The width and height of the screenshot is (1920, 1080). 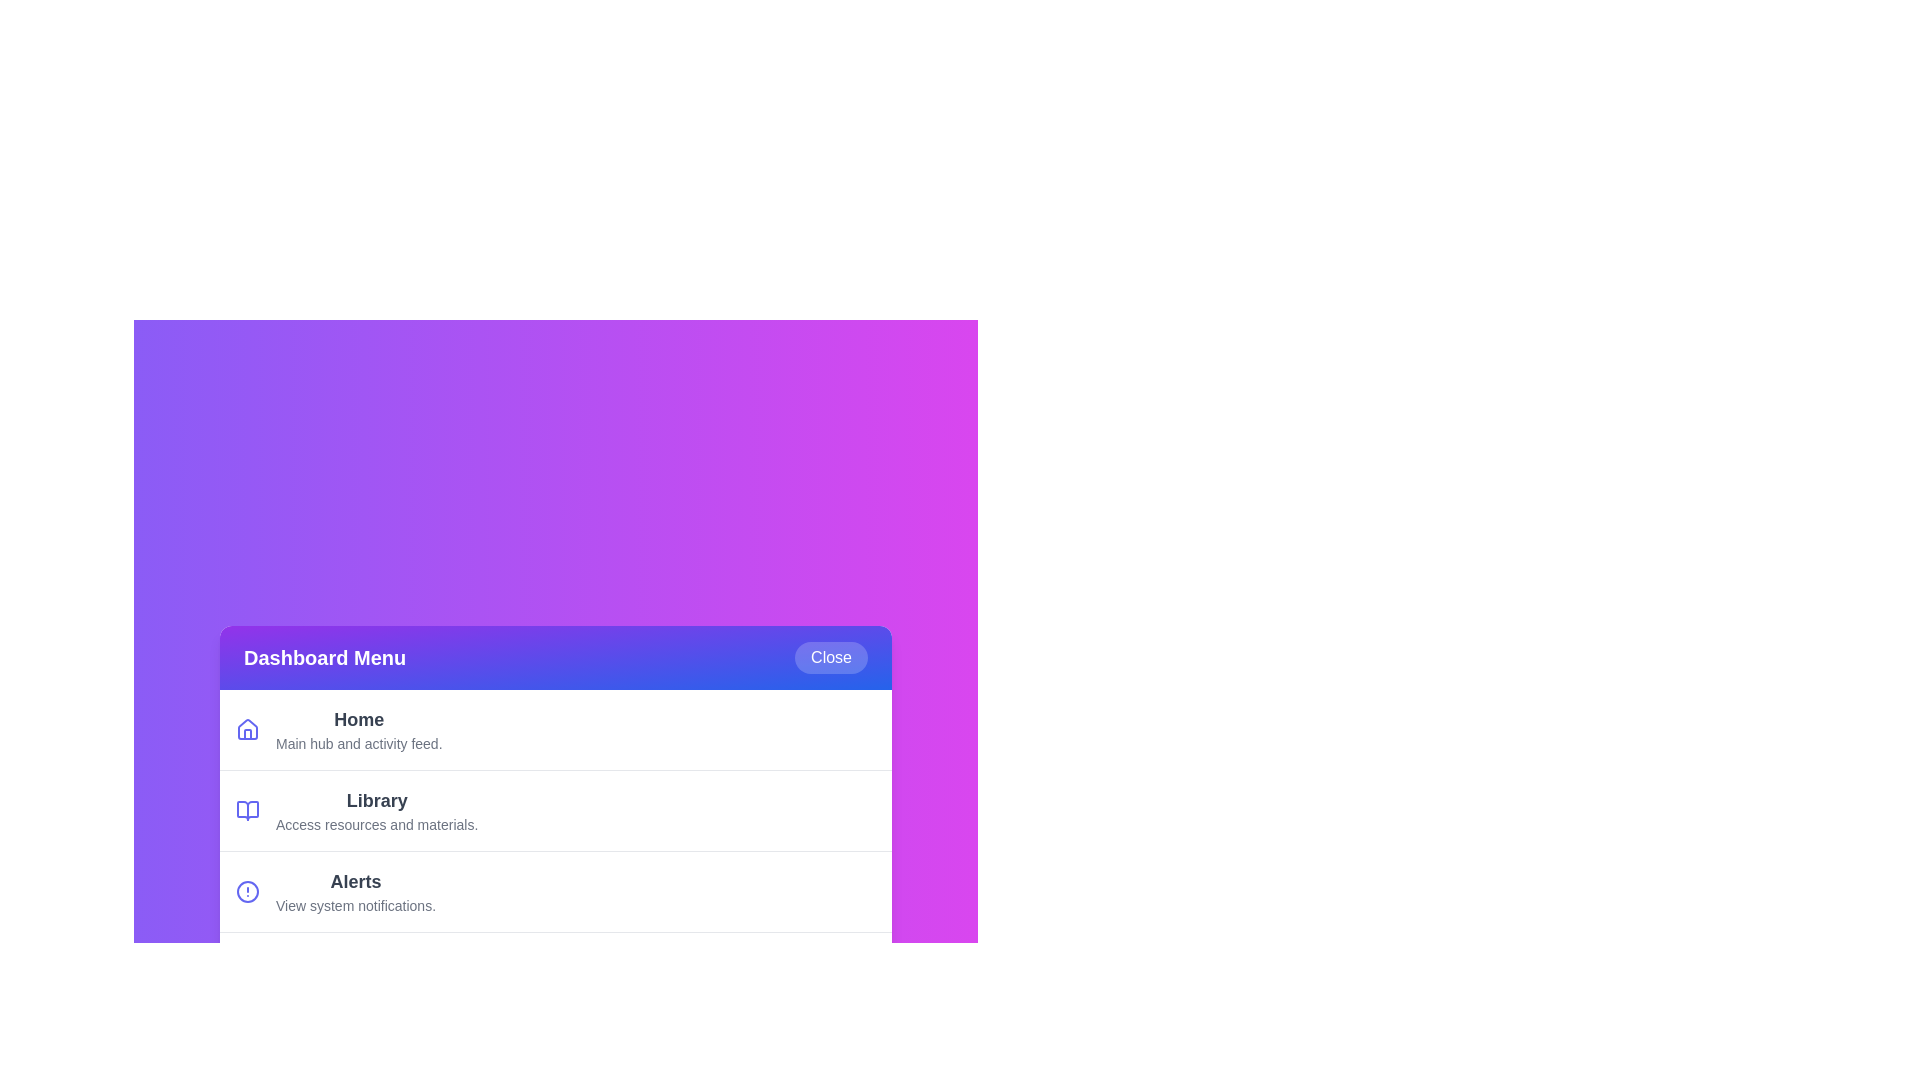 I want to click on the menu item Alerts by clicking on it, so click(x=556, y=890).